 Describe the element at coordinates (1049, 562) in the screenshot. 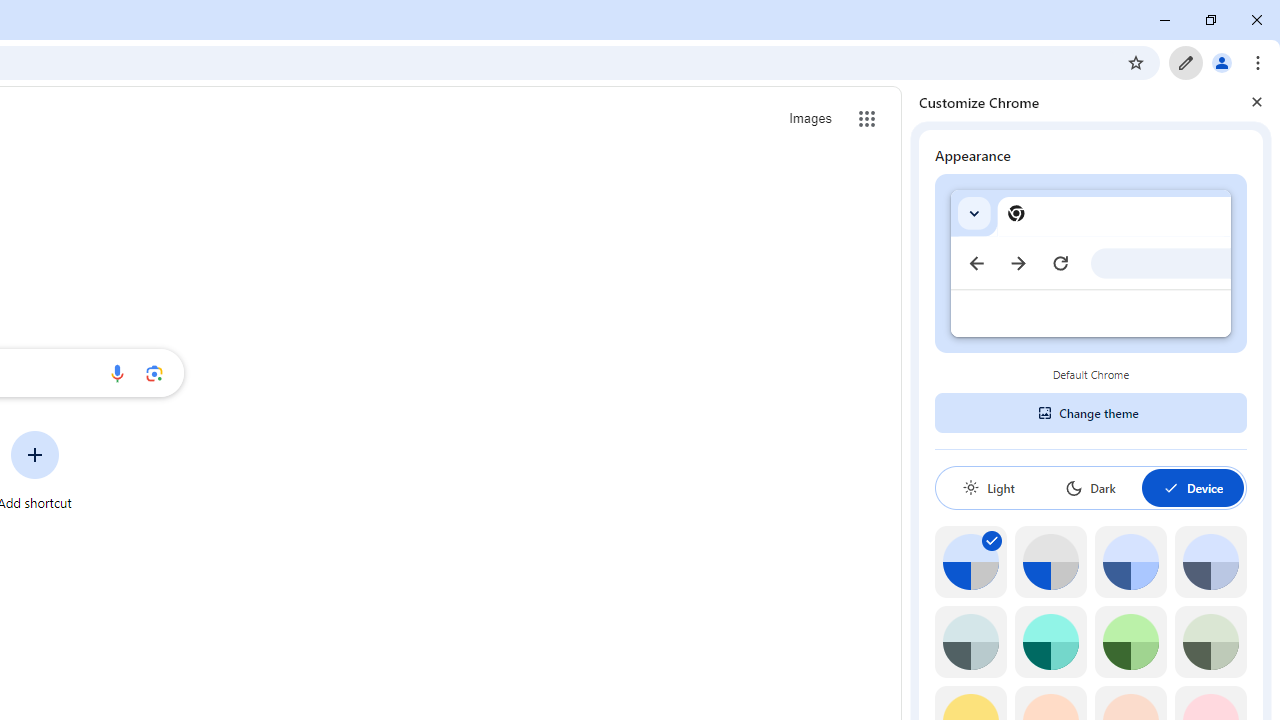

I see `'Grey default color'` at that location.